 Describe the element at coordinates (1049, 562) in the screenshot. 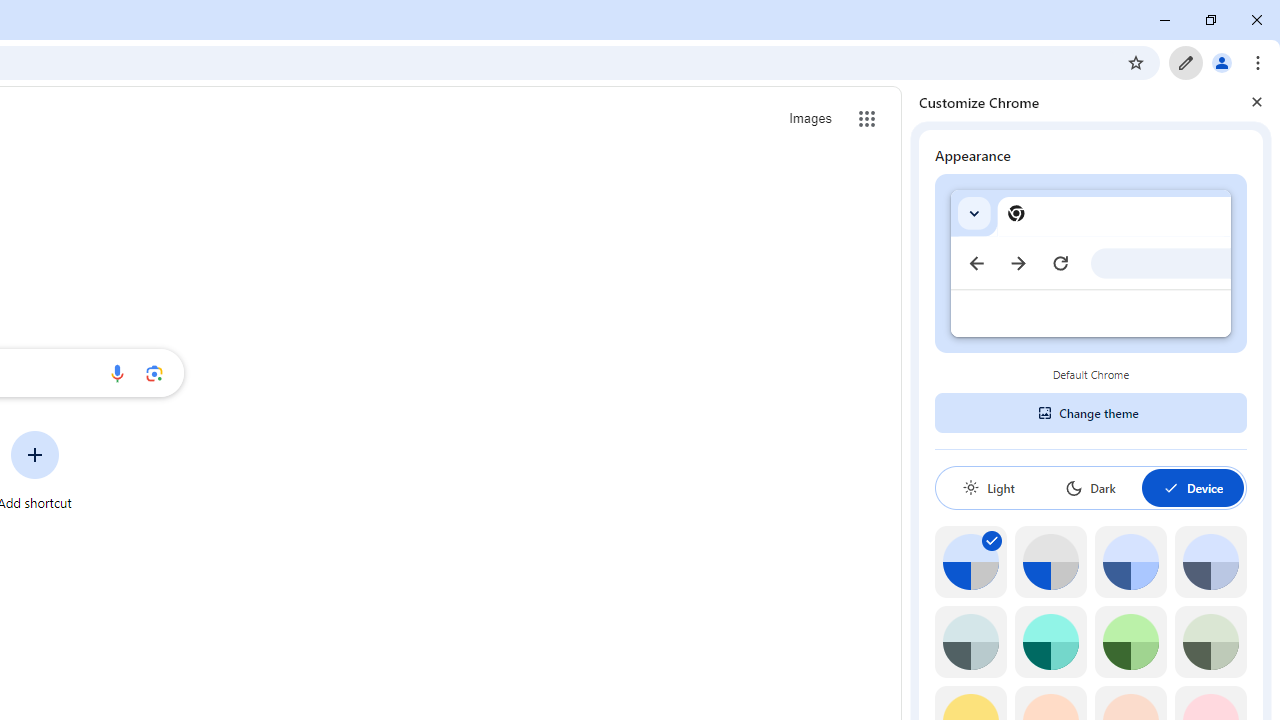

I see `'Grey default color'` at that location.